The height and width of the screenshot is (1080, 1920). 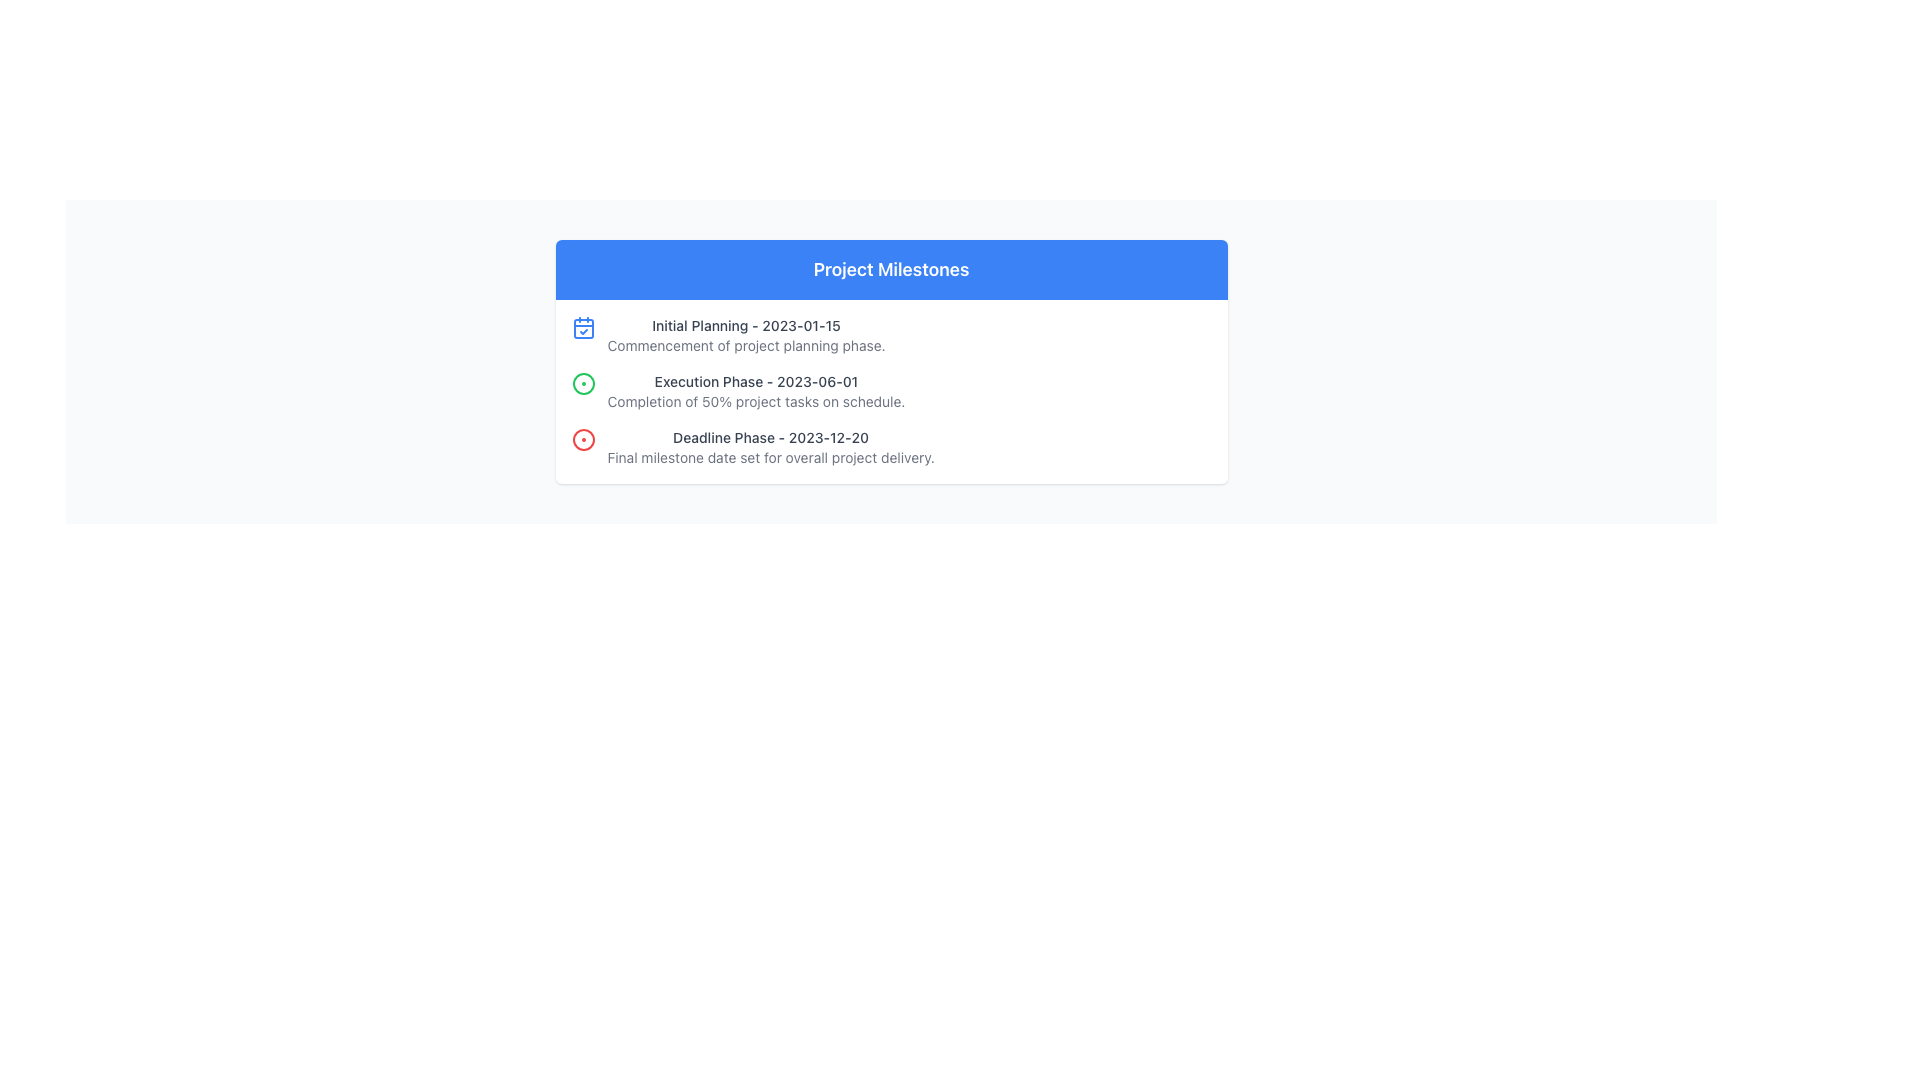 What do you see at coordinates (582, 384) in the screenshot?
I see `the circular icon indicator located to the left of the text labeled 'Execution Phase - 2023-06-01'` at bounding box center [582, 384].